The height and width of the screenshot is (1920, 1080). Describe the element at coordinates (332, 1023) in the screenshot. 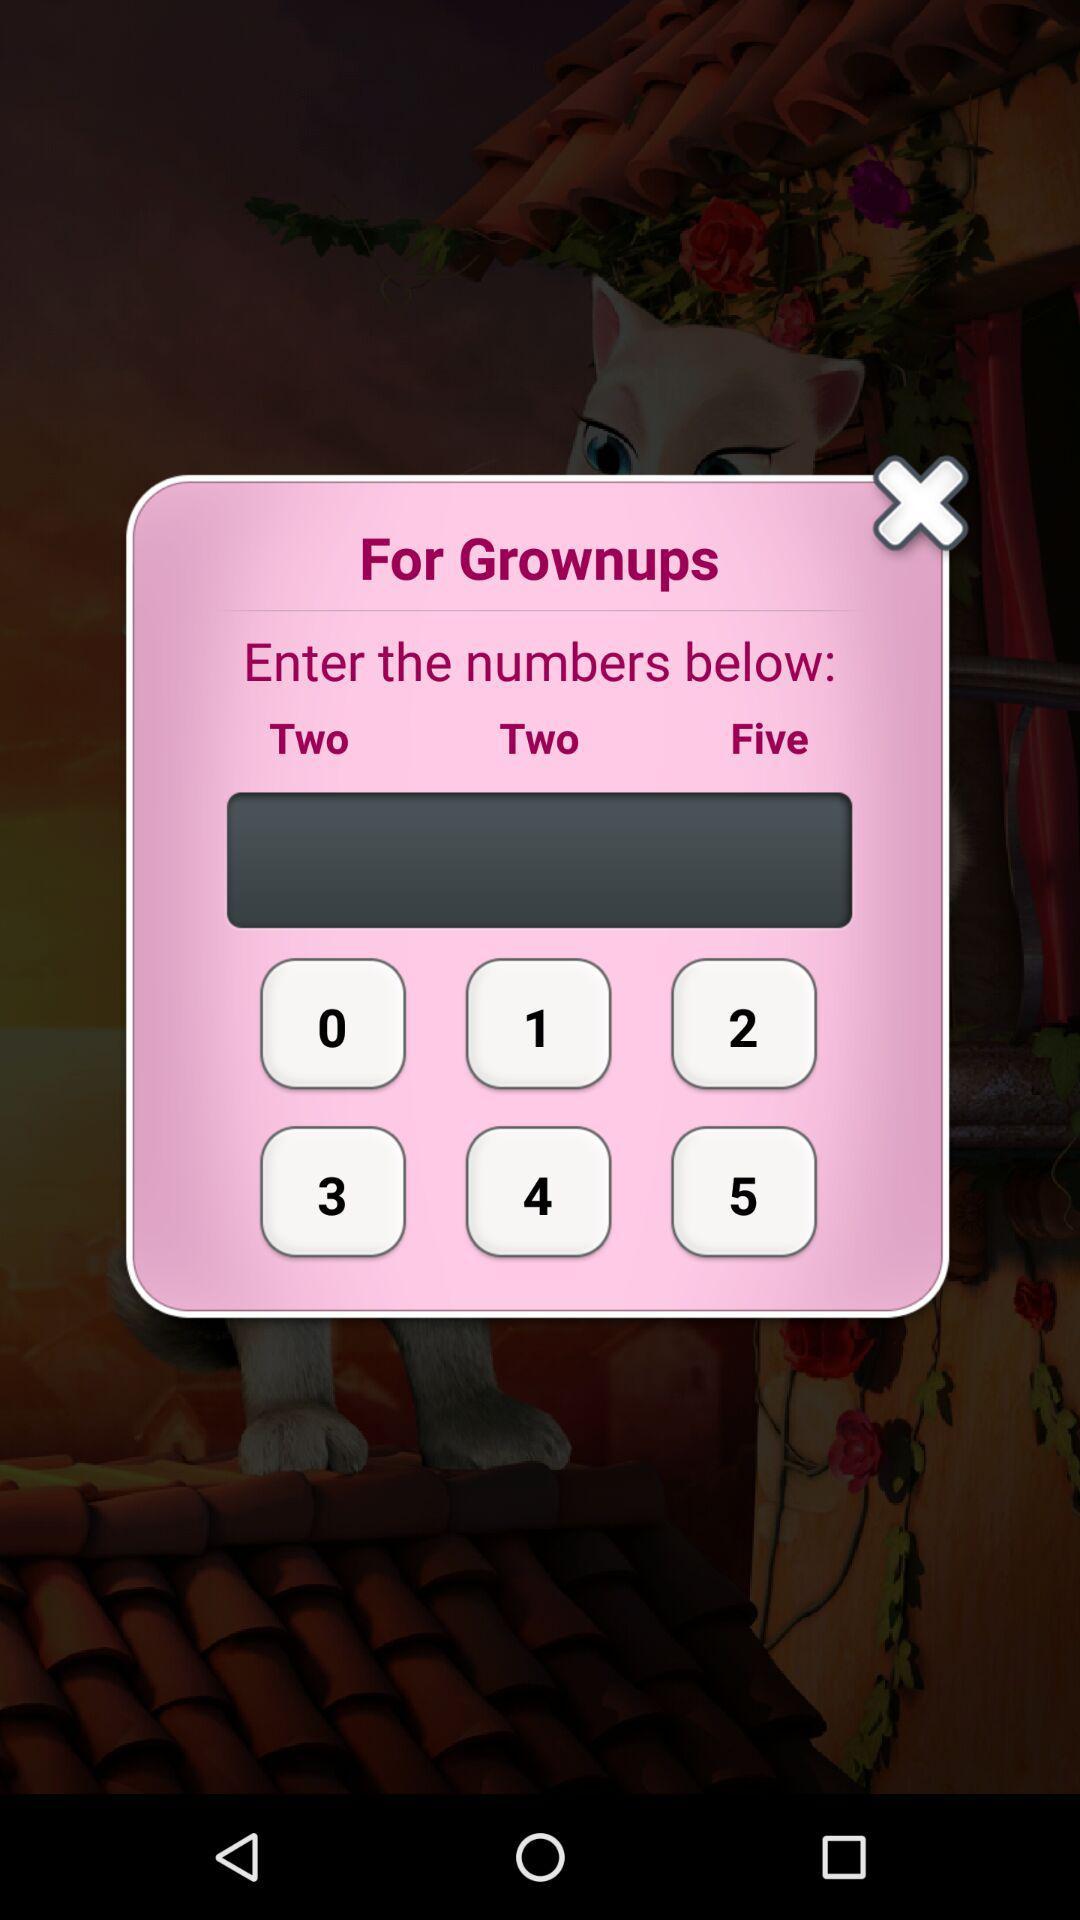

I see `the 0 item` at that location.